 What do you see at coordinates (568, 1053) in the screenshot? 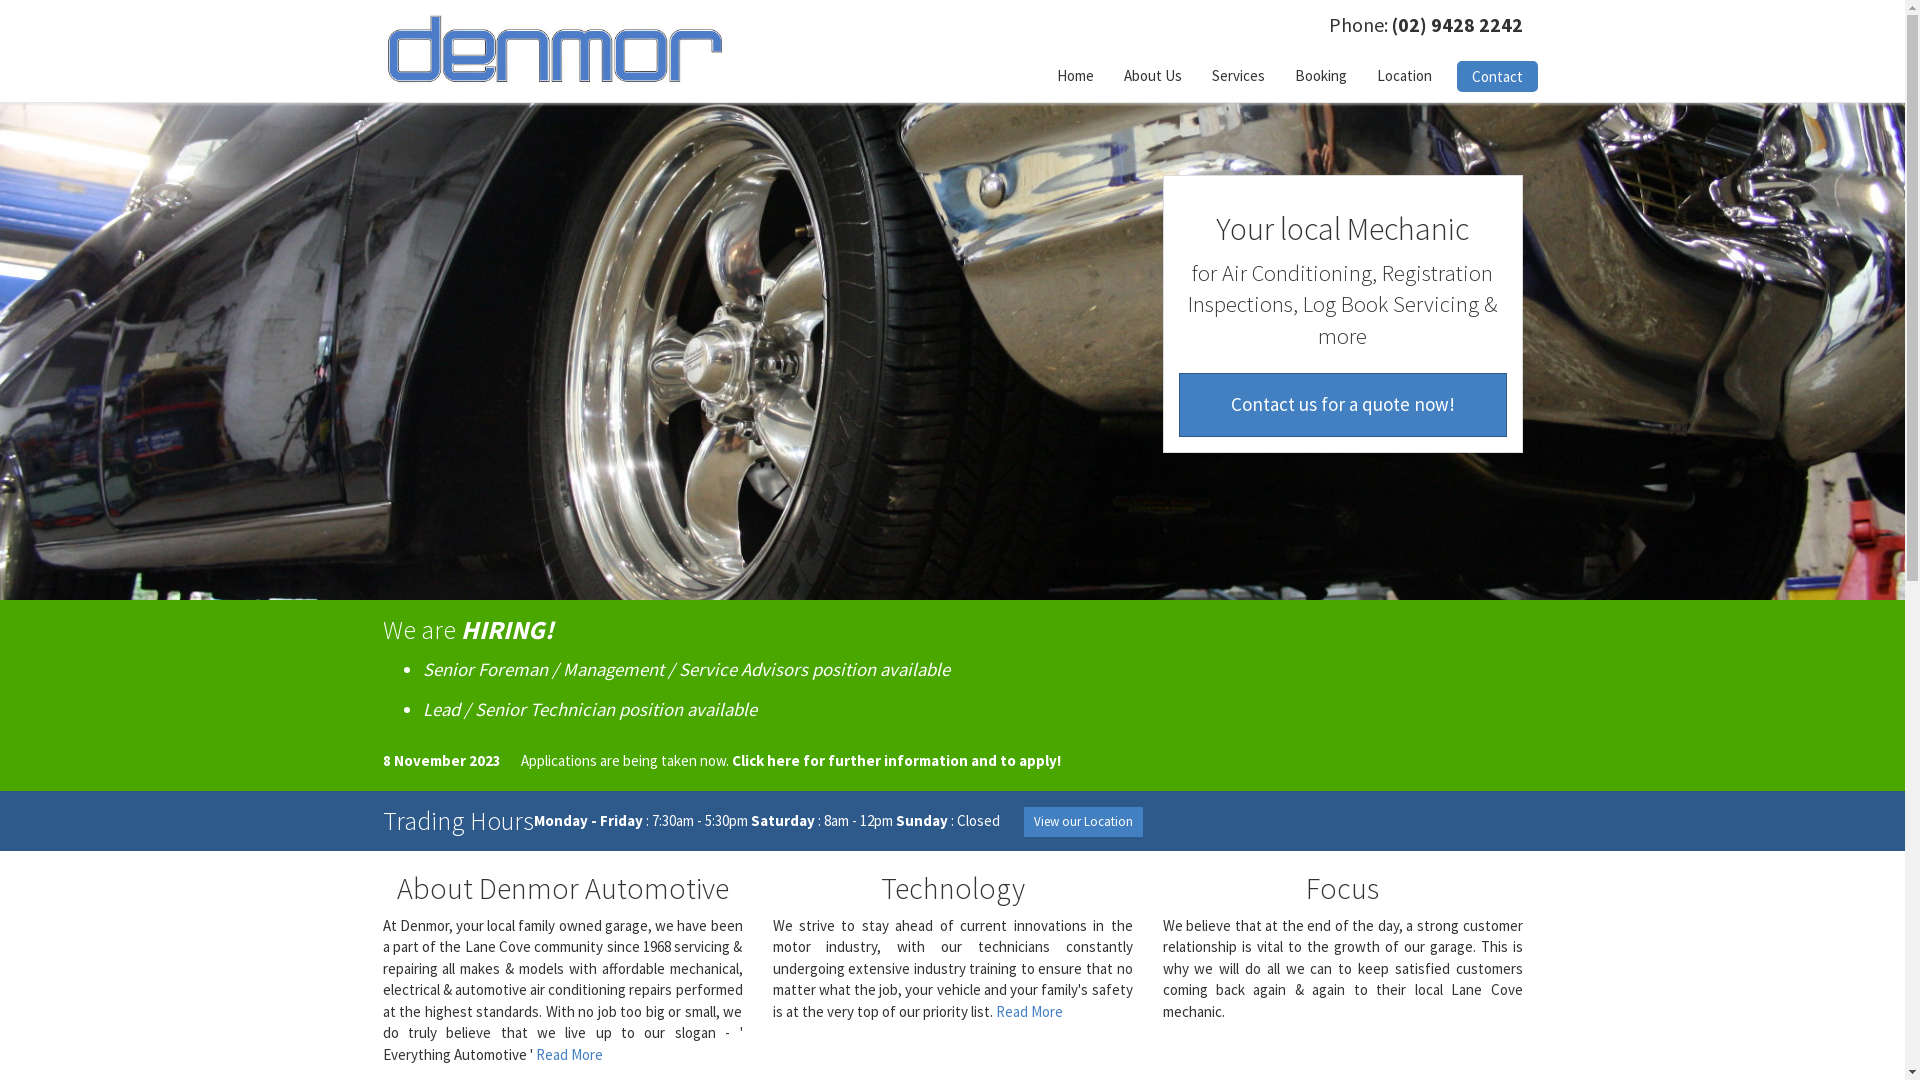
I see `'Read More'` at bounding box center [568, 1053].